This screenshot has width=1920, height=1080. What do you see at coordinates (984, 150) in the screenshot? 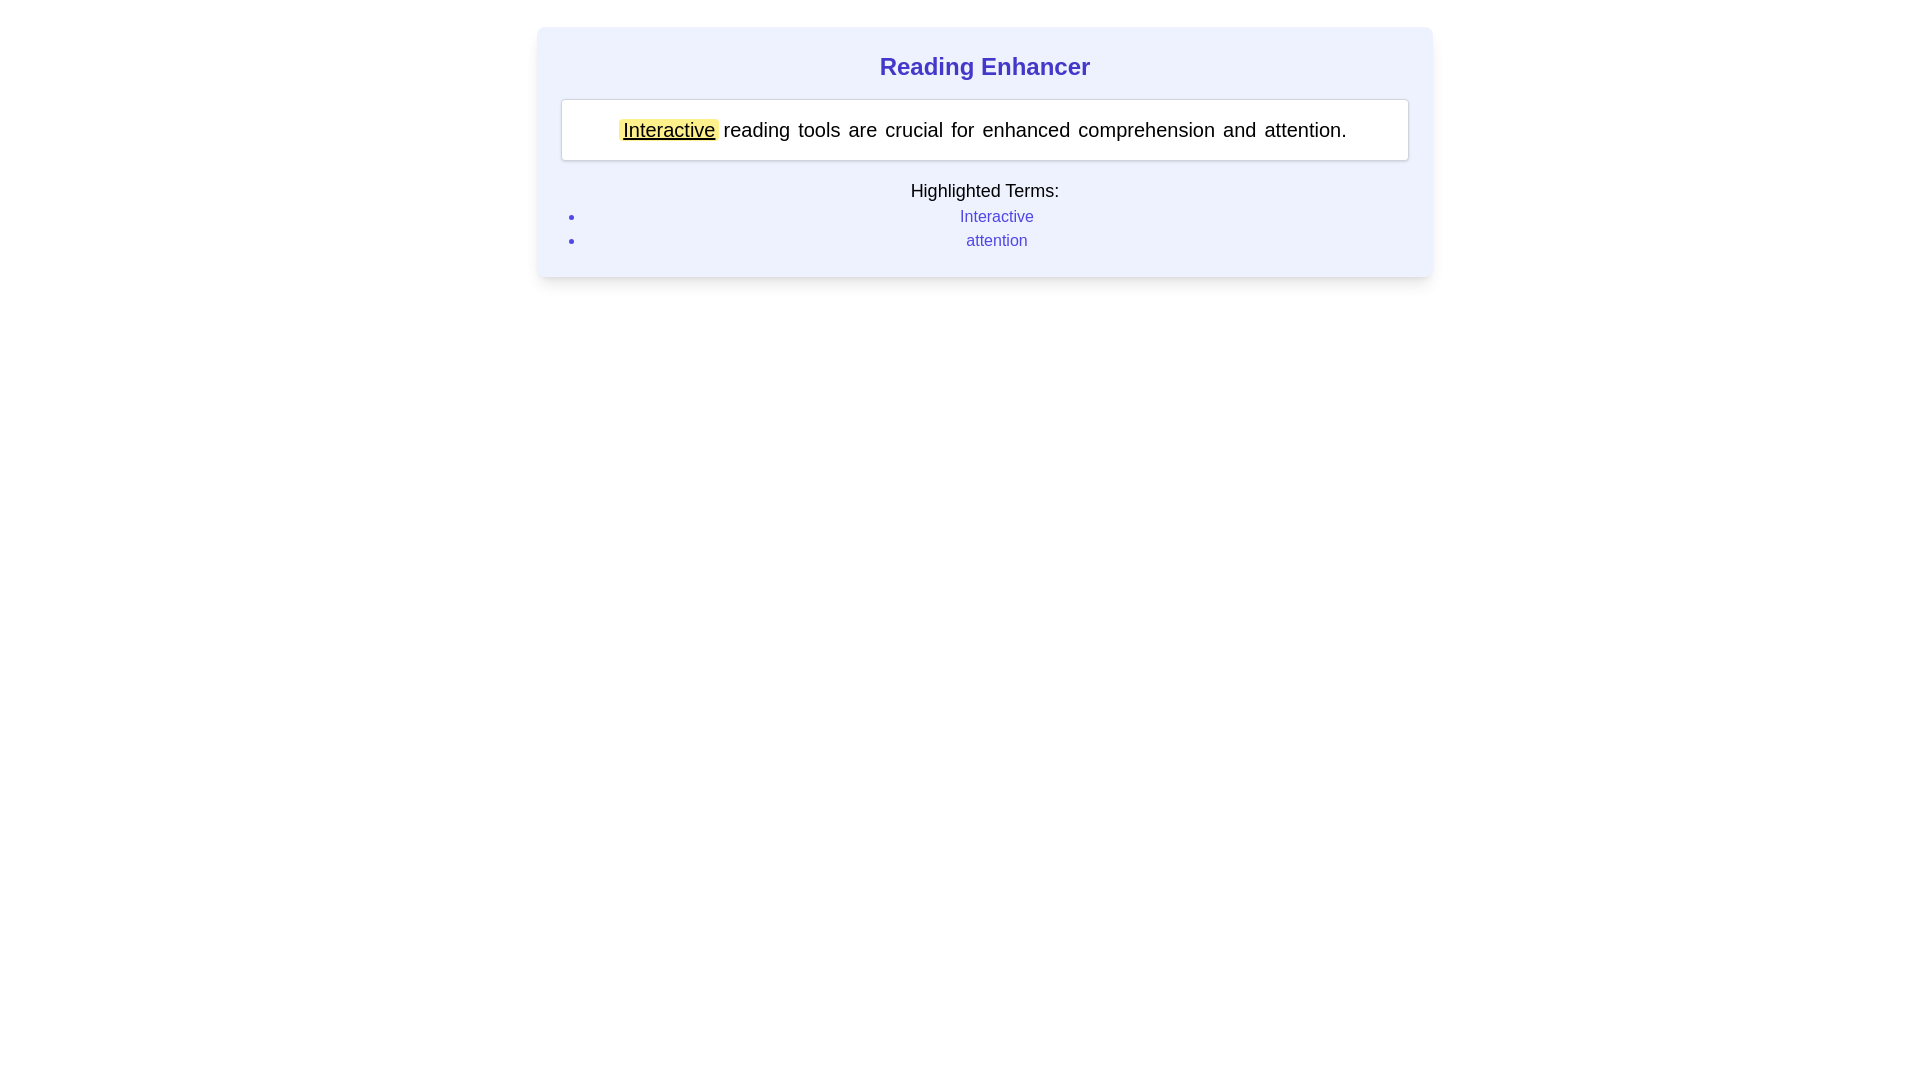
I see `the Informational Panel located centrally below the title 'Reading Enhancer' and above the list of highlighted terms` at bounding box center [984, 150].